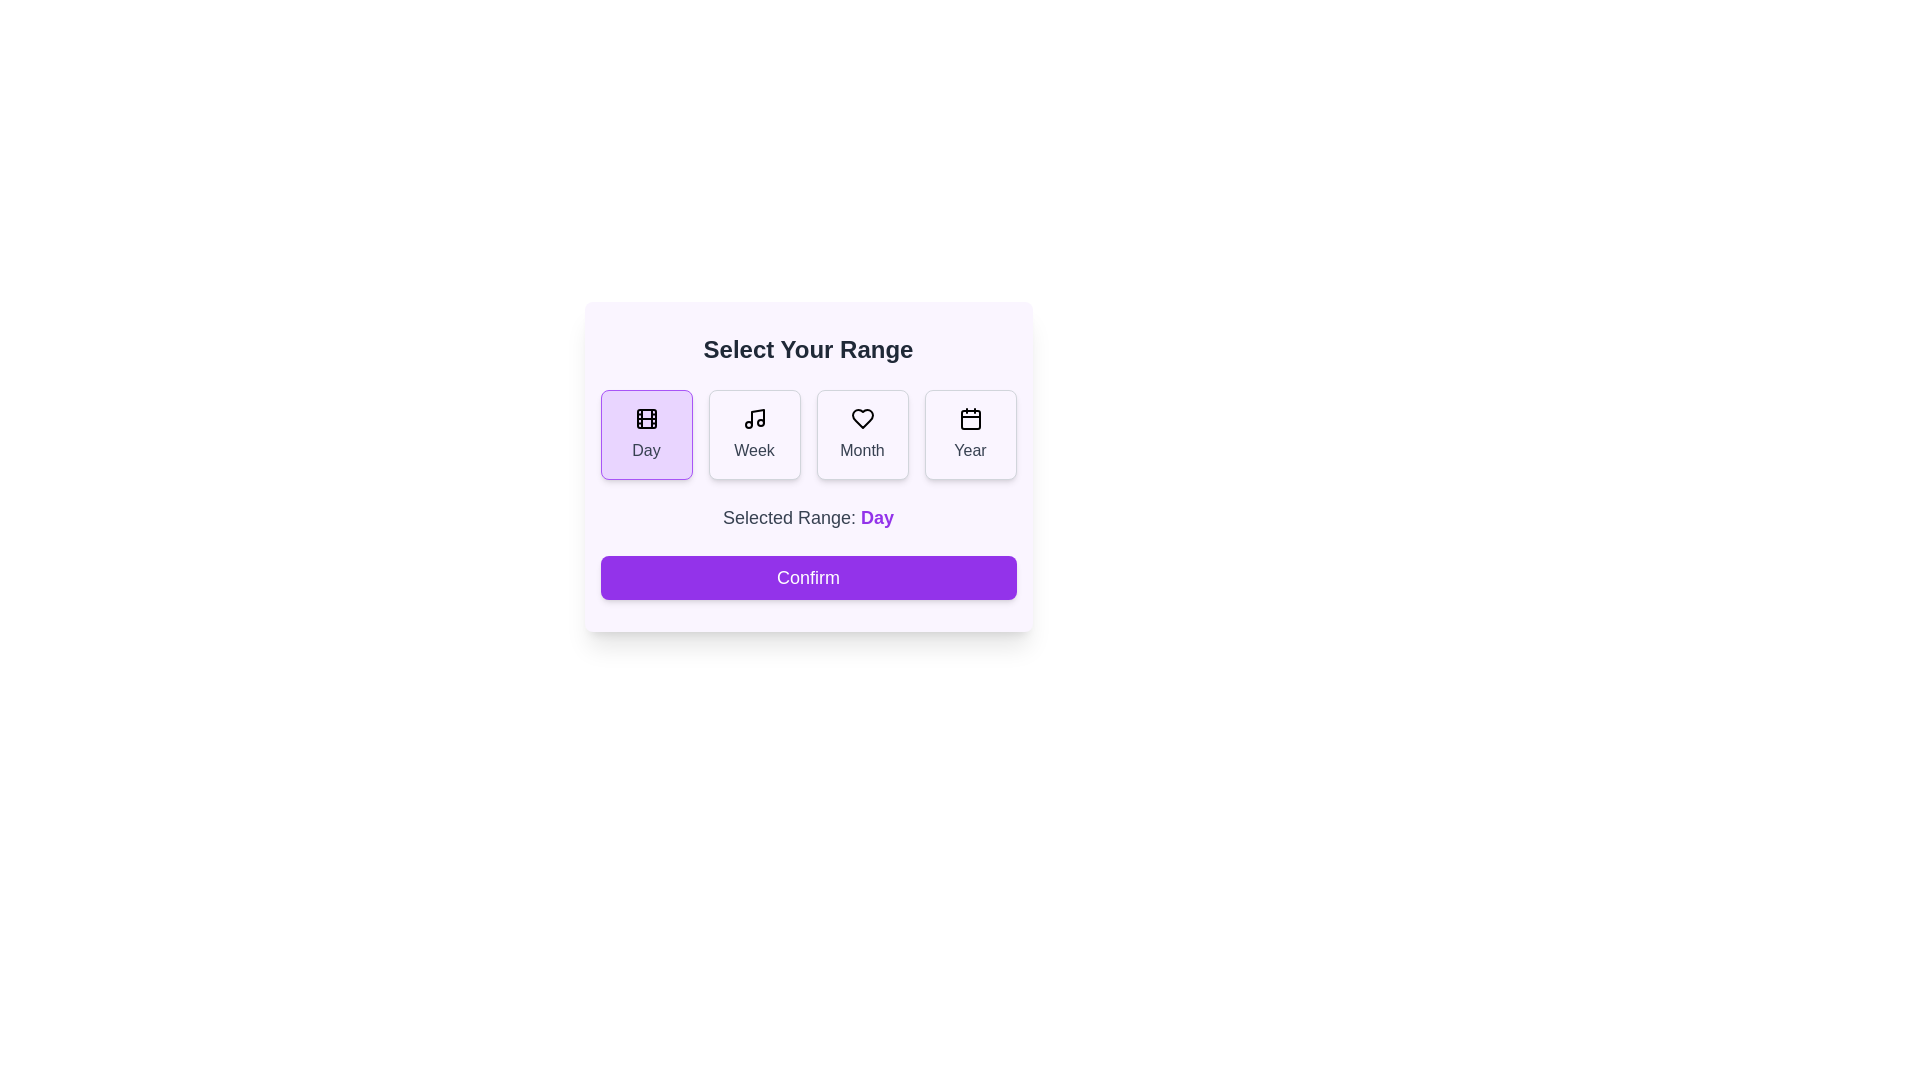  What do you see at coordinates (646, 418) in the screenshot?
I see `the 'Day' icon, which is the leftmost item in a horizontal menu` at bounding box center [646, 418].